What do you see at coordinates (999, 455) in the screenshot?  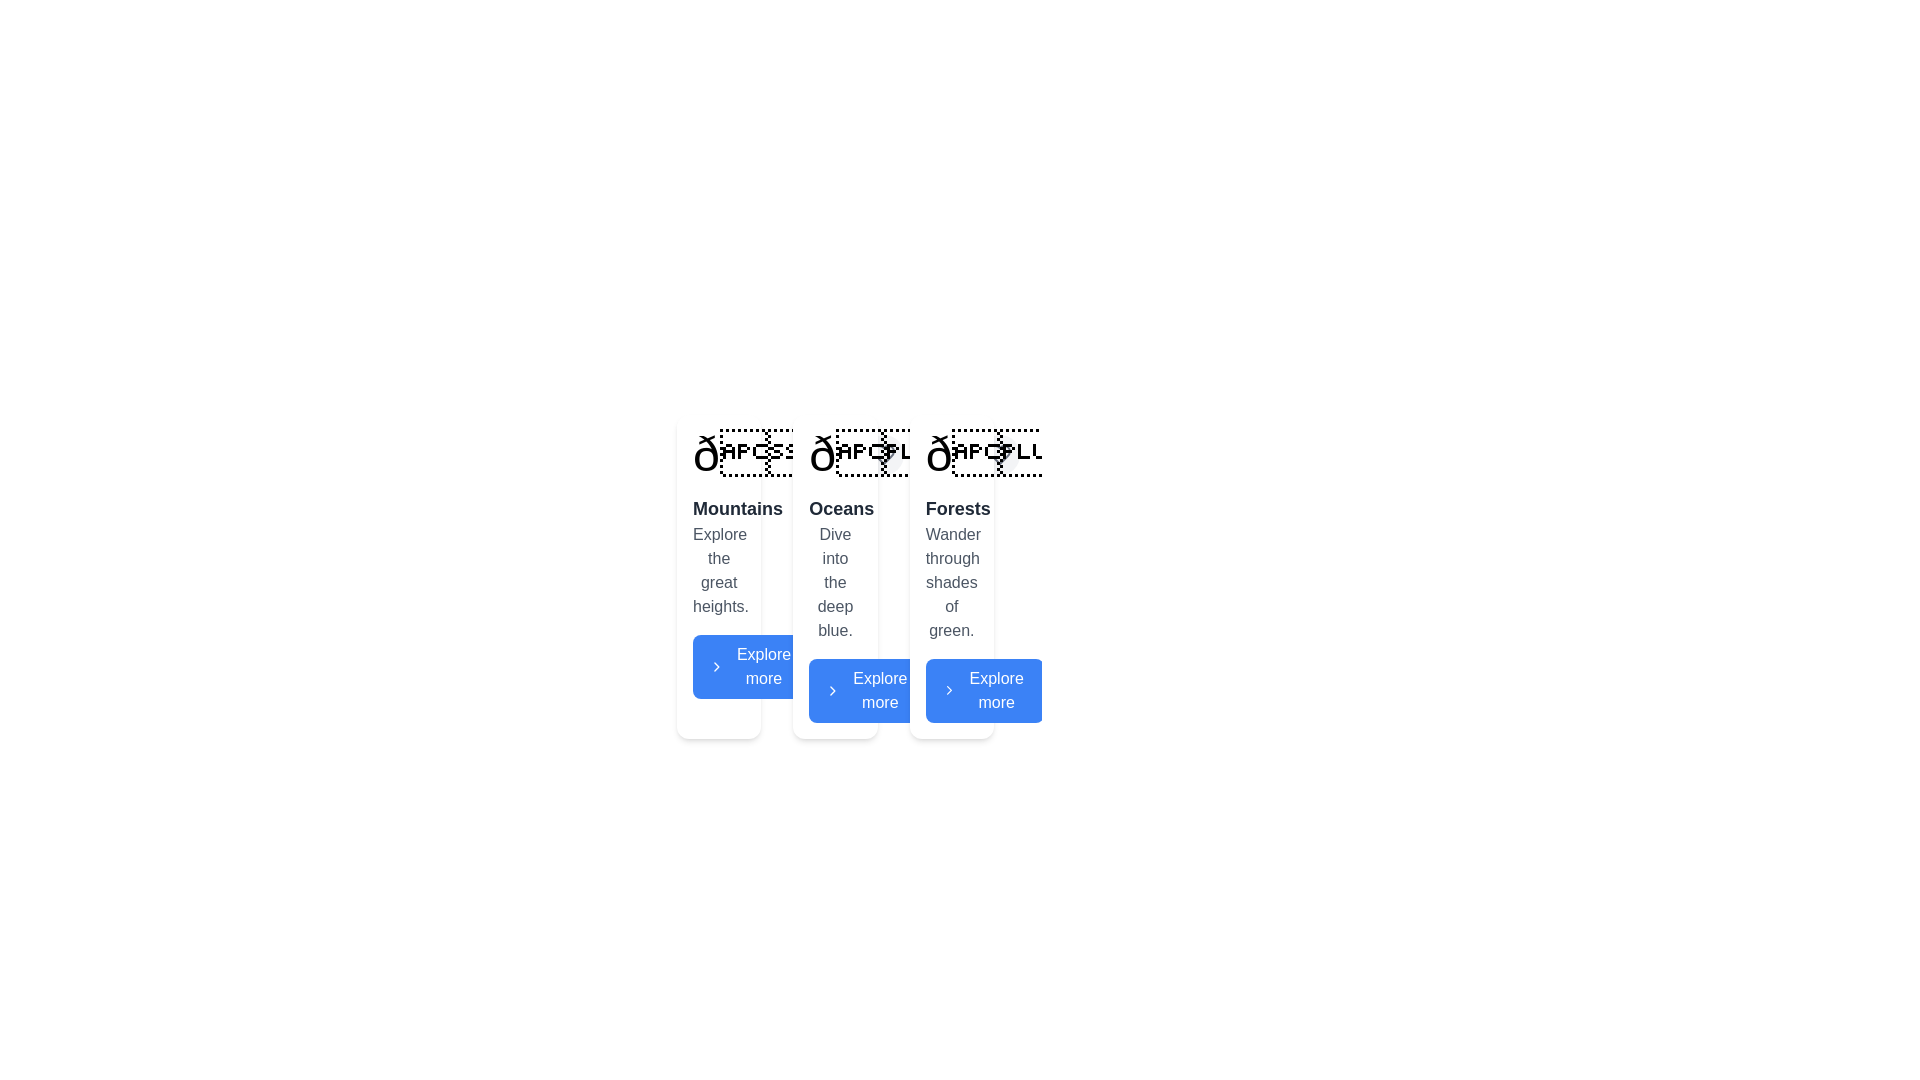 I see `the 'like' or 'favorite' button located at the top-right corner of the 'Forests' card` at bounding box center [999, 455].